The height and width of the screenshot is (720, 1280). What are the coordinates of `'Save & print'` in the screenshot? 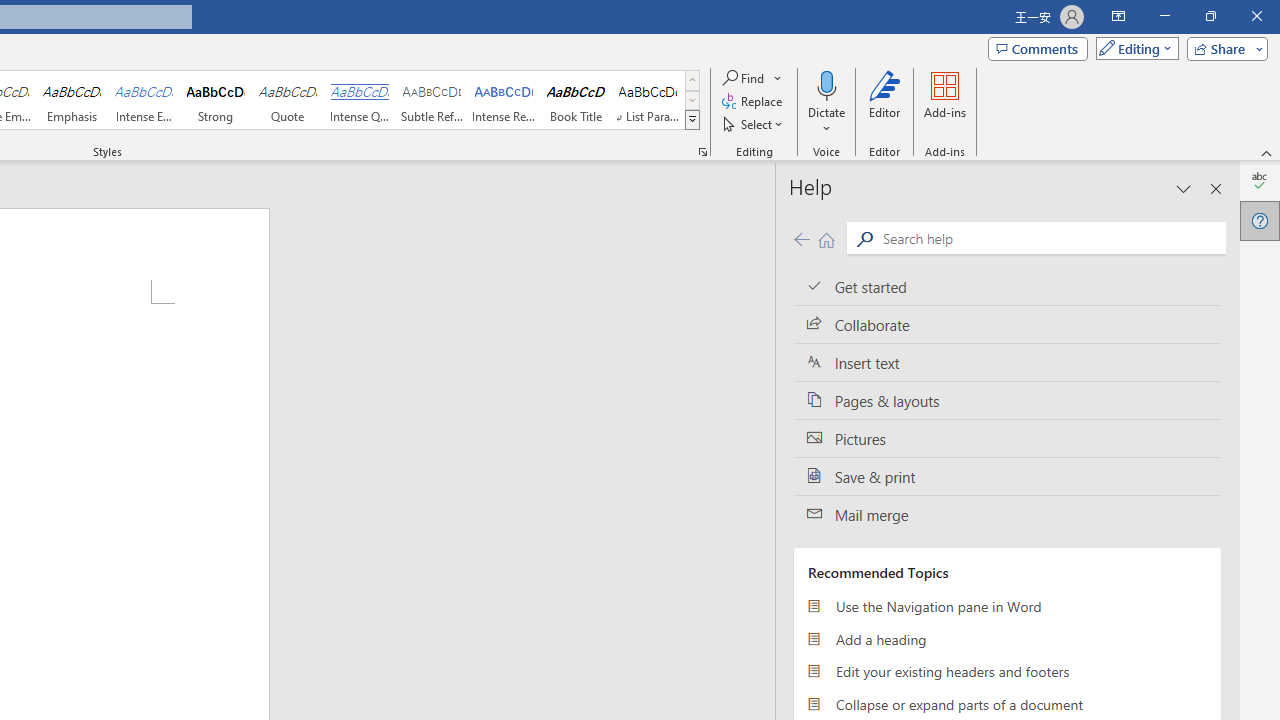 It's located at (1007, 477).